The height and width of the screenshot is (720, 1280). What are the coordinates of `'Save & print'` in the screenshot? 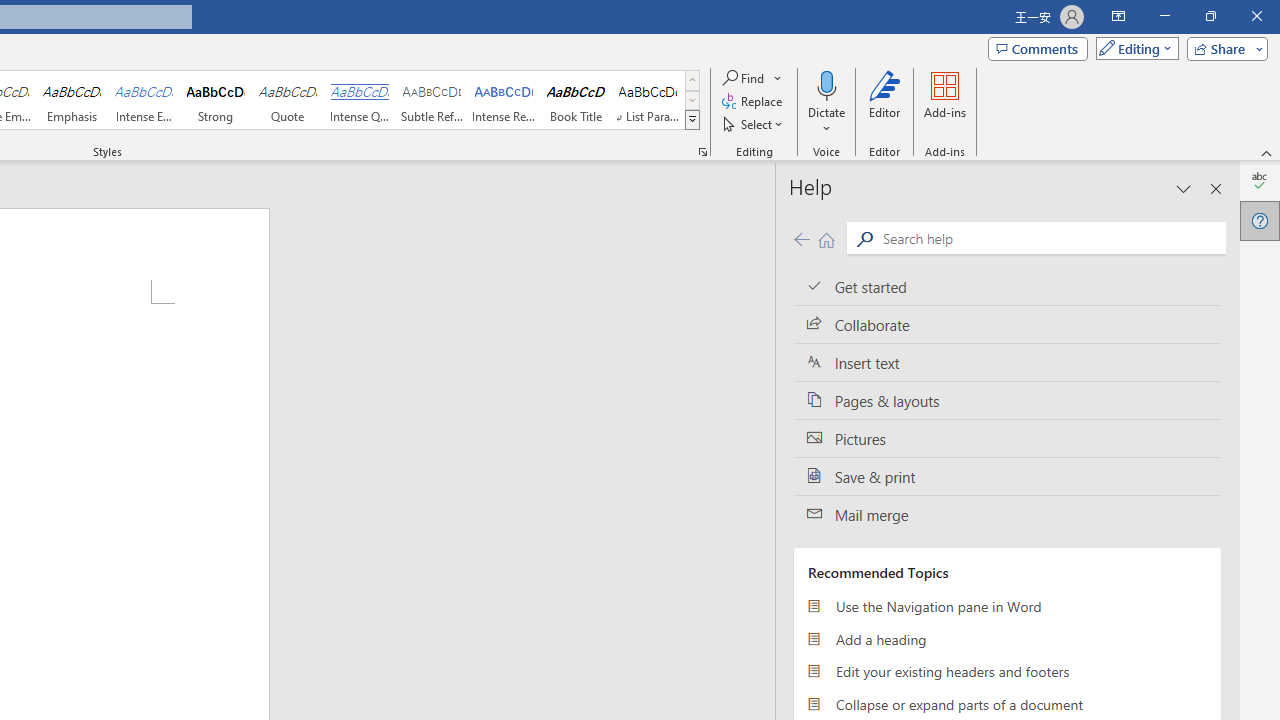 It's located at (1007, 477).